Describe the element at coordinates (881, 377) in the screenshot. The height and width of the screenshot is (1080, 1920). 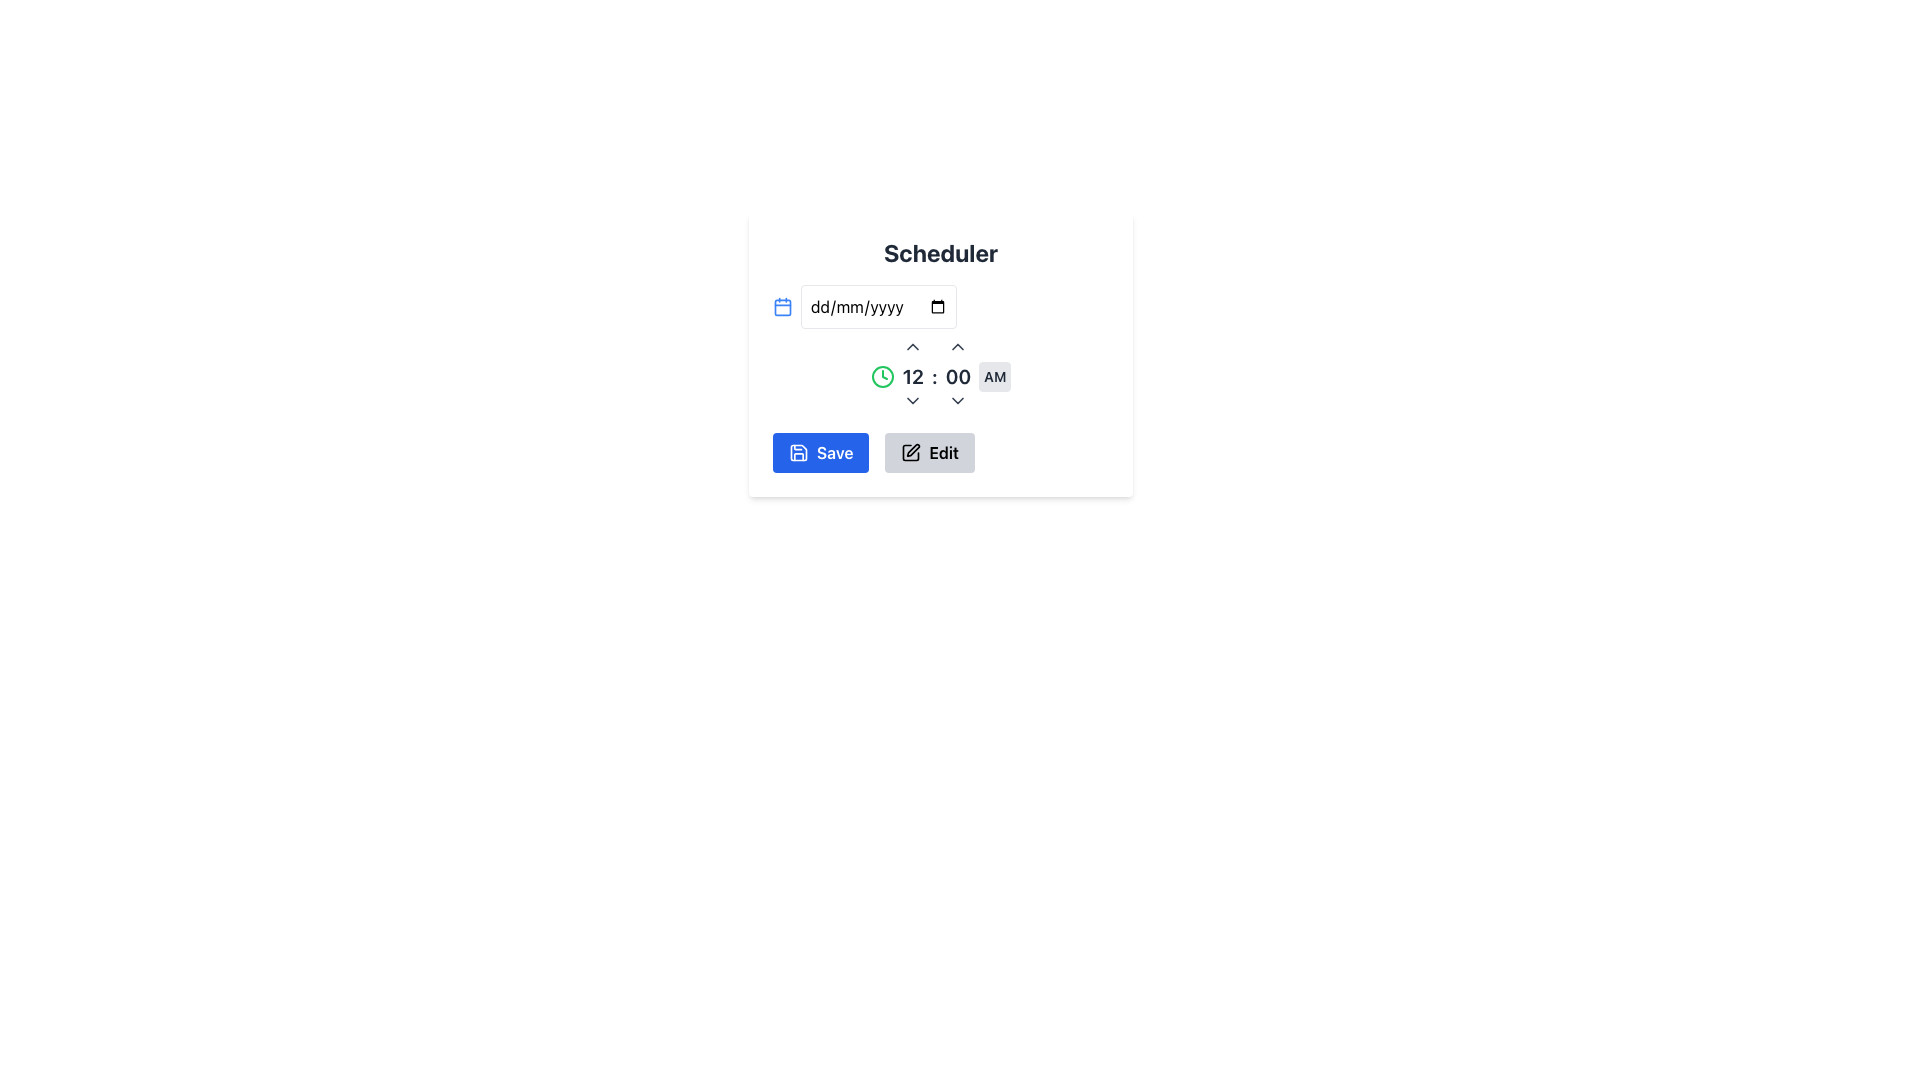
I see `the clock icon located to the left of the time display ('12:00') in the time-setting section` at that location.